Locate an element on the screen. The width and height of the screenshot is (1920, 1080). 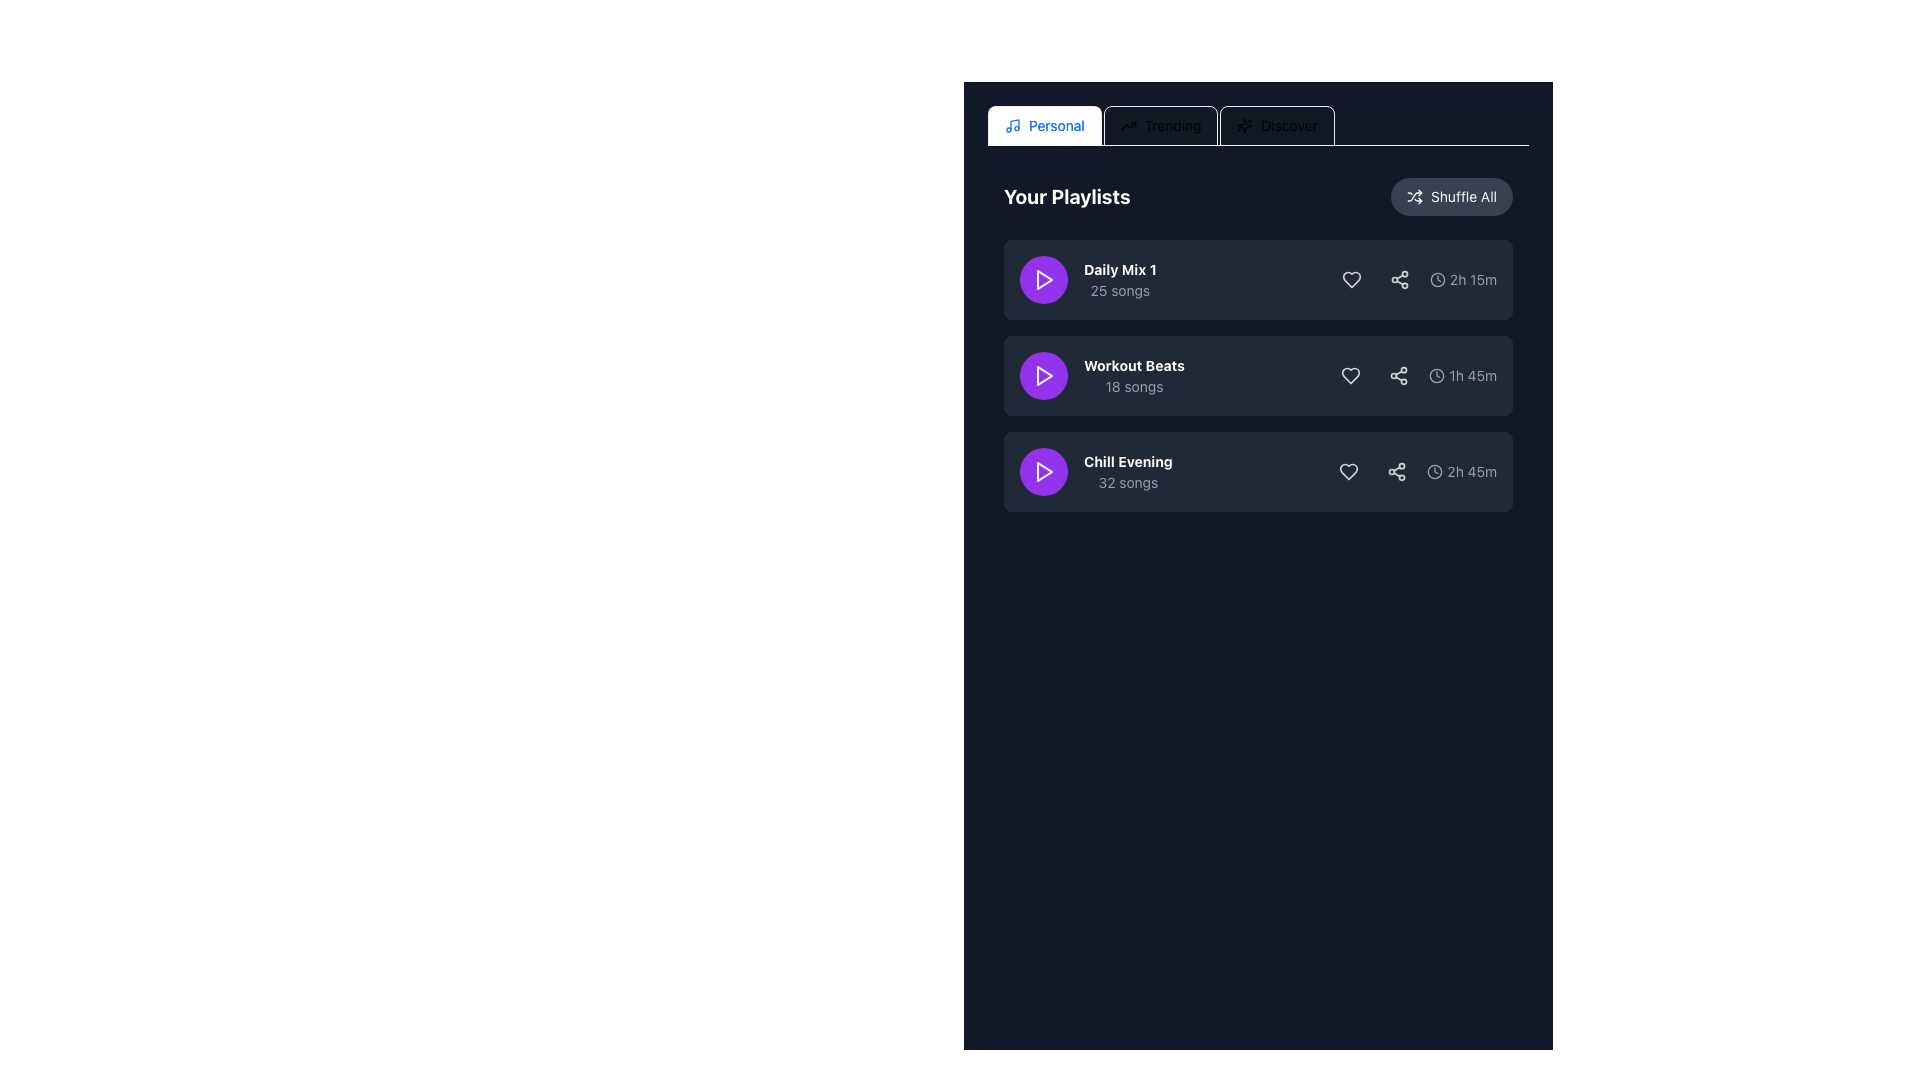
the second share icon to the right of the 'Workout Beats' row in the playlist section to initiate sharing options is located at coordinates (1398, 375).